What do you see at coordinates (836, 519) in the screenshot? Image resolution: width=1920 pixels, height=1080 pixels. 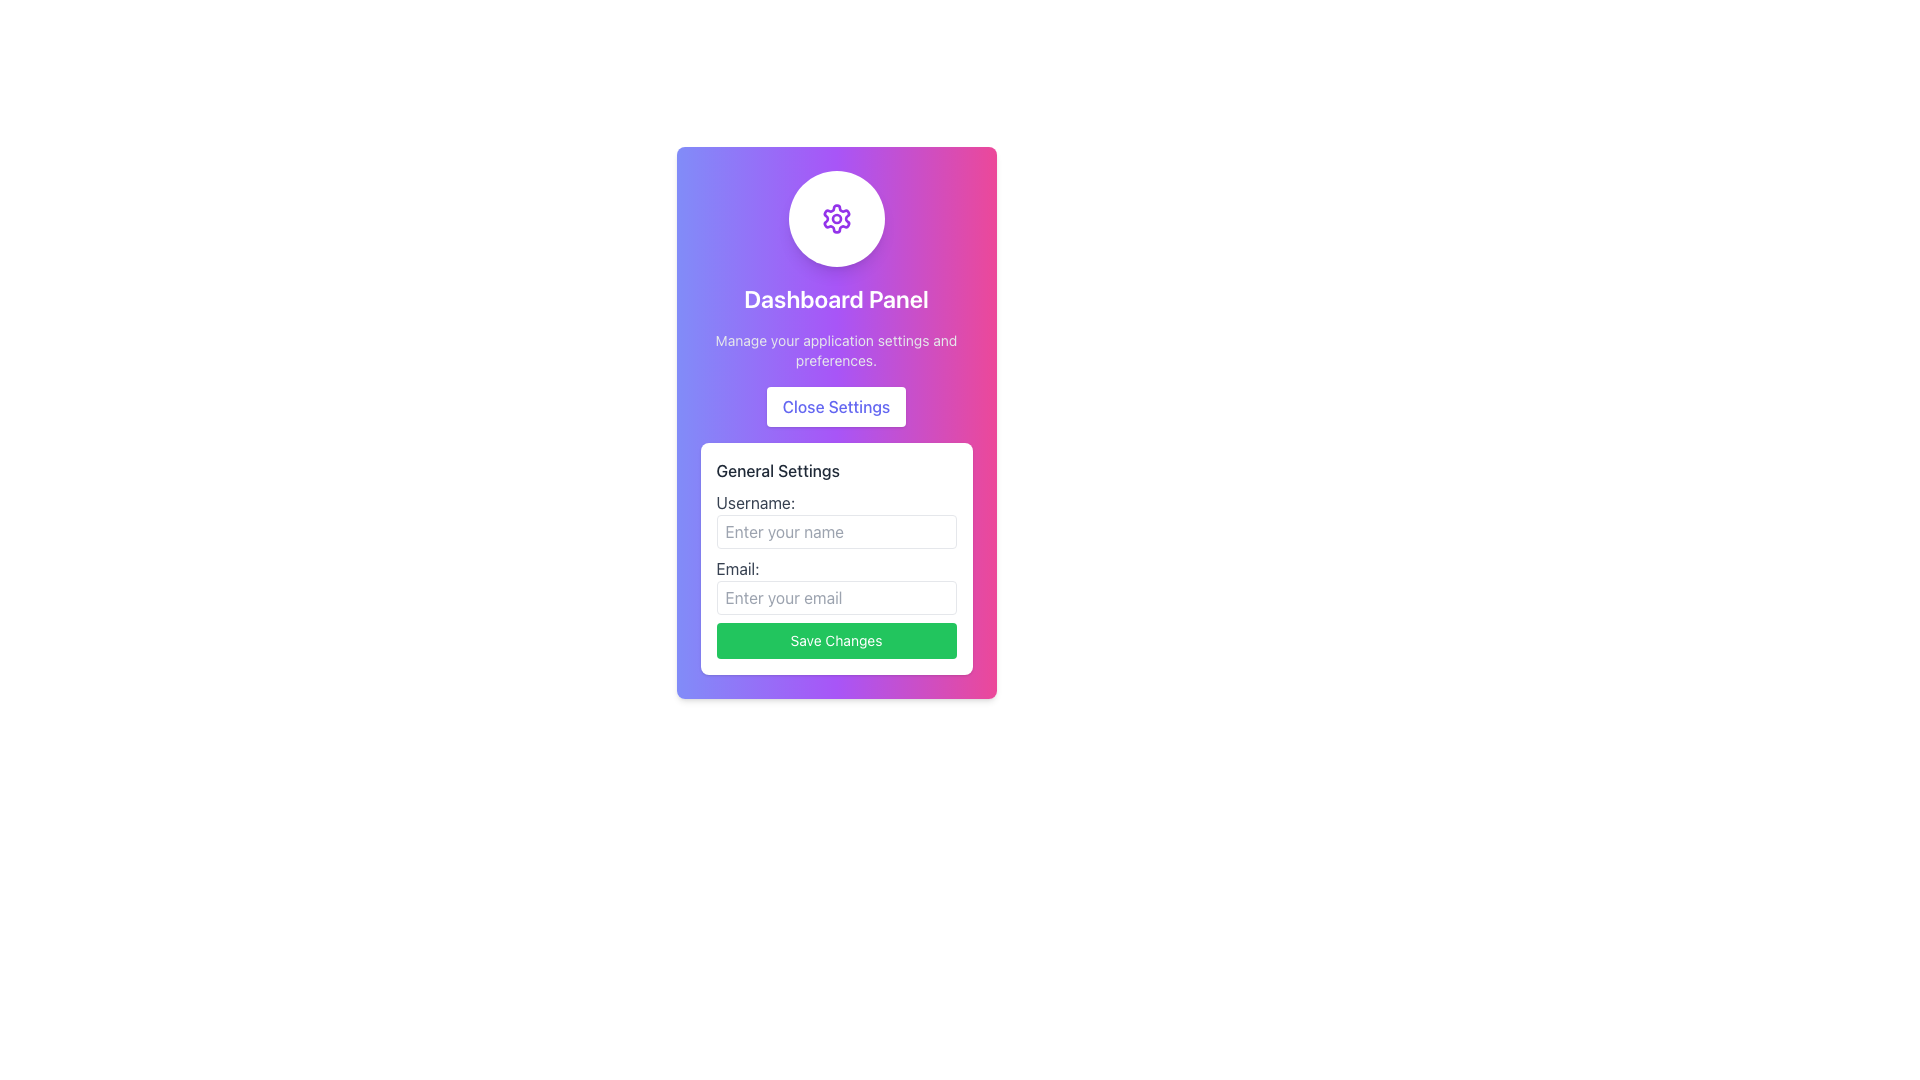 I see `the Text label in the 'General Settings' form, which guides users to enter their username in the input field below it` at bounding box center [836, 519].